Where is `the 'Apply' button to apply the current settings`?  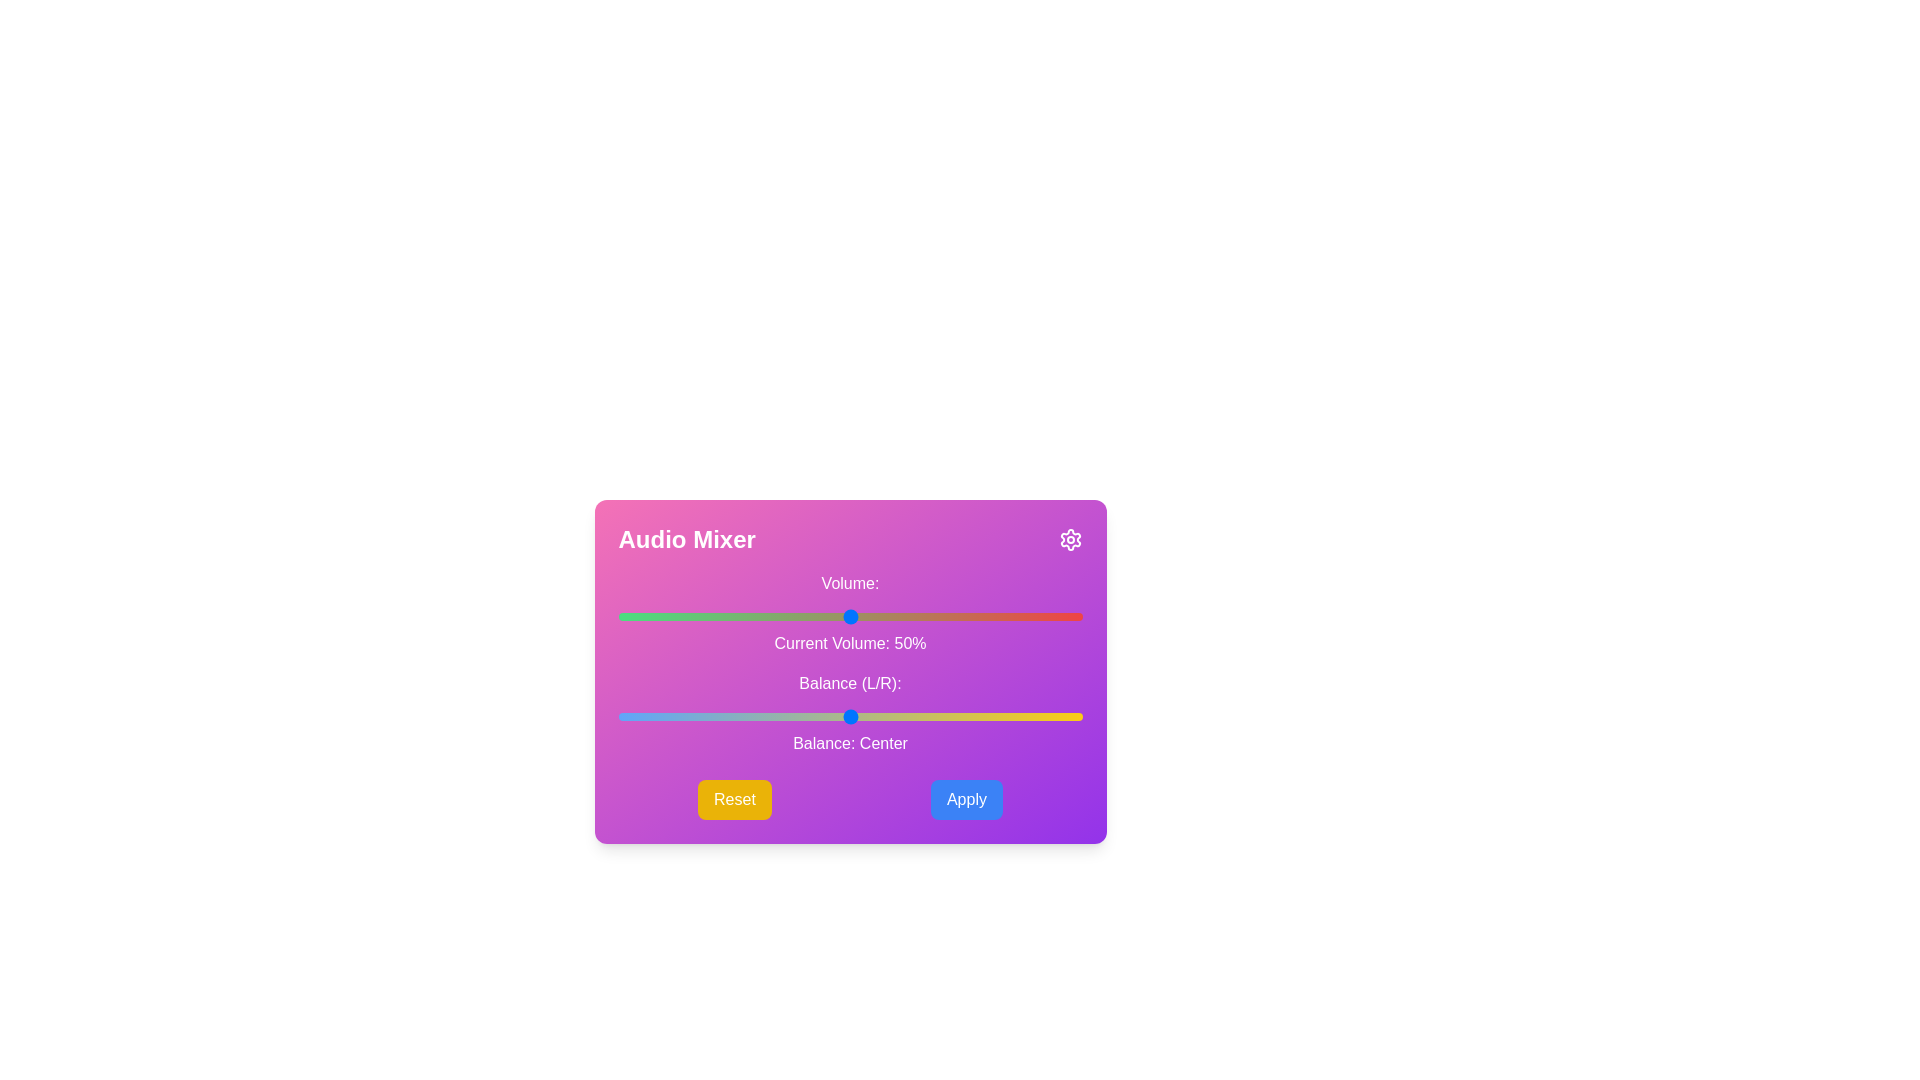 the 'Apply' button to apply the current settings is located at coordinates (966, 798).